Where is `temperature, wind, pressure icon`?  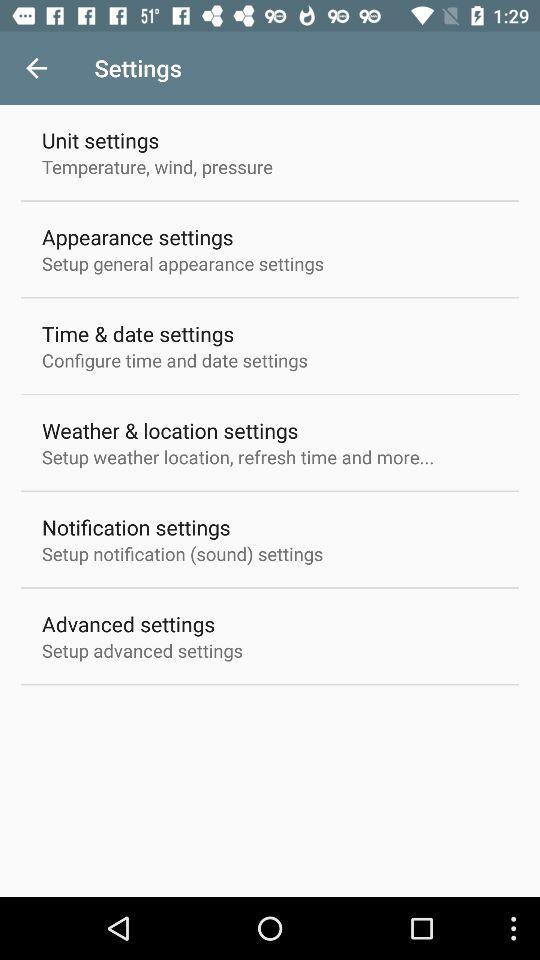
temperature, wind, pressure icon is located at coordinates (156, 165).